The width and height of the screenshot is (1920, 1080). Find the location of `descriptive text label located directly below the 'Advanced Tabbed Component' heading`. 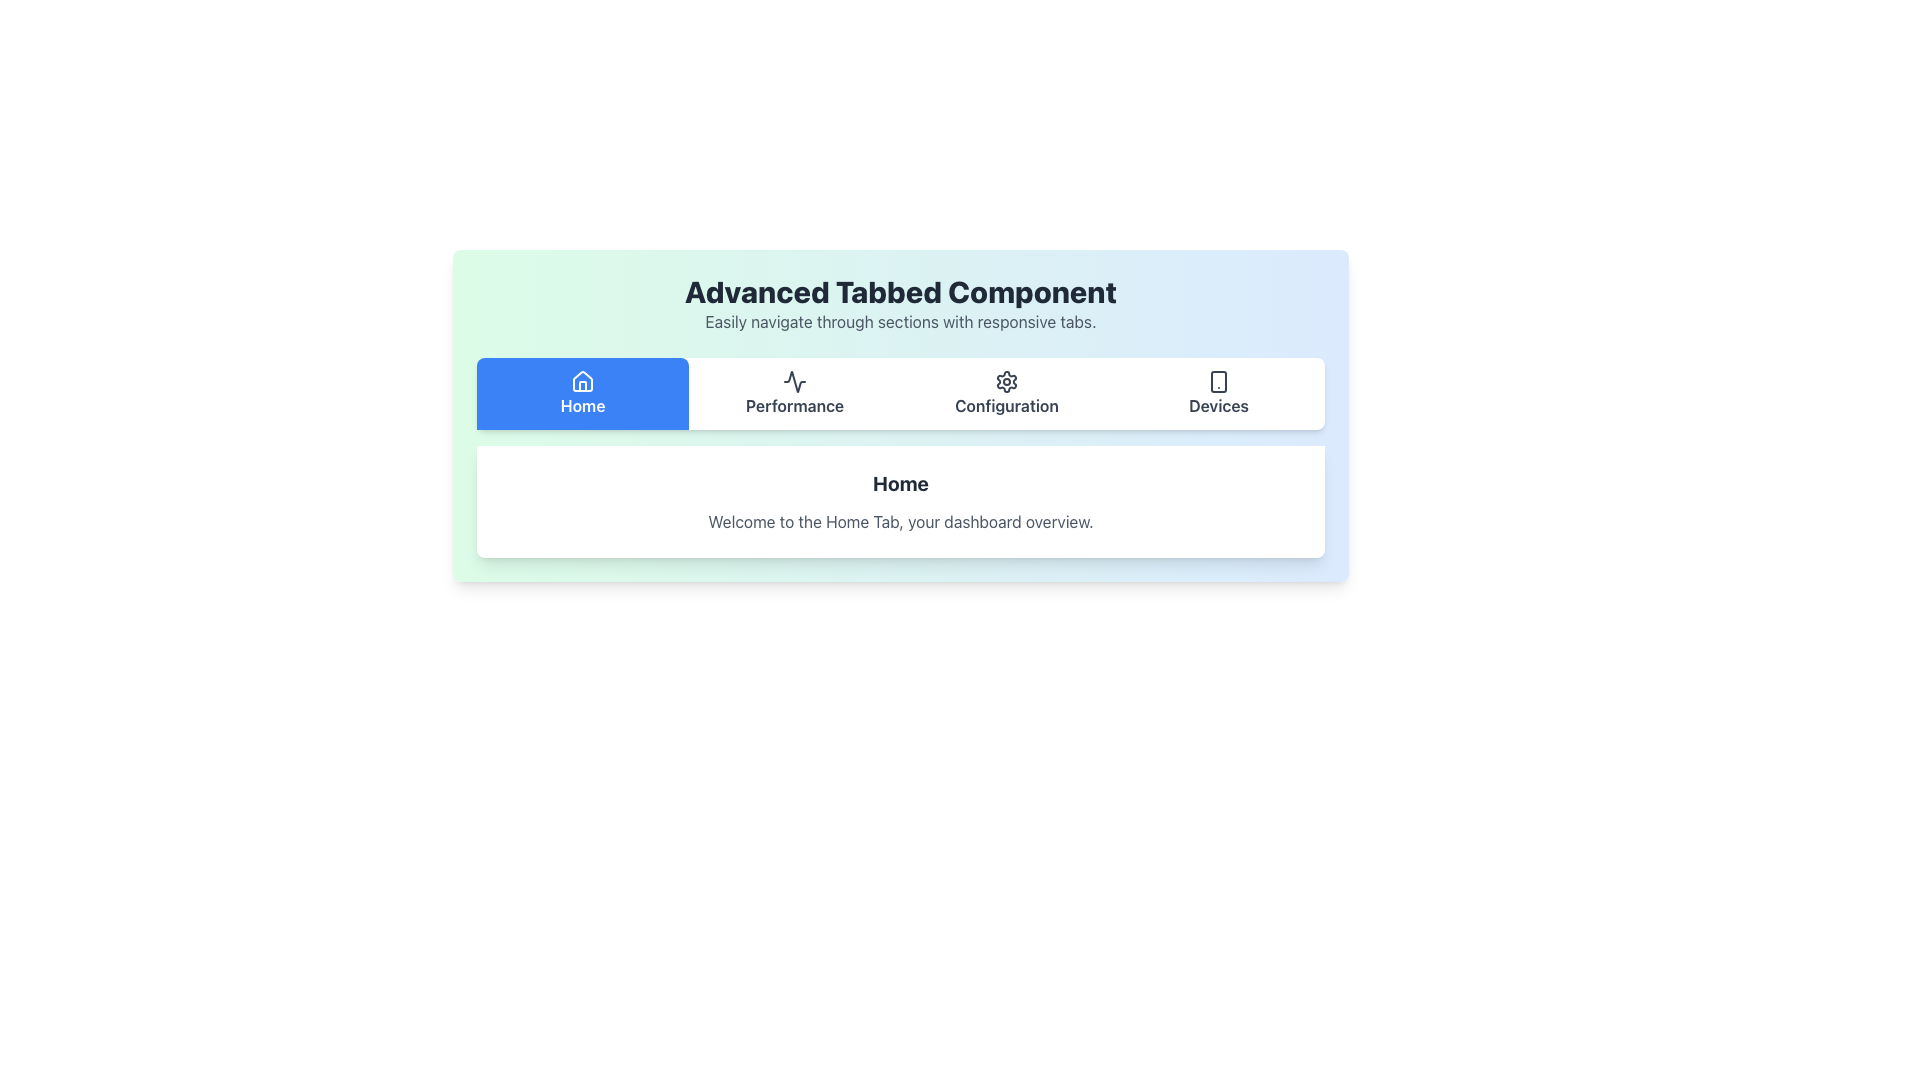

descriptive text label located directly below the 'Advanced Tabbed Component' heading is located at coordinates (900, 320).